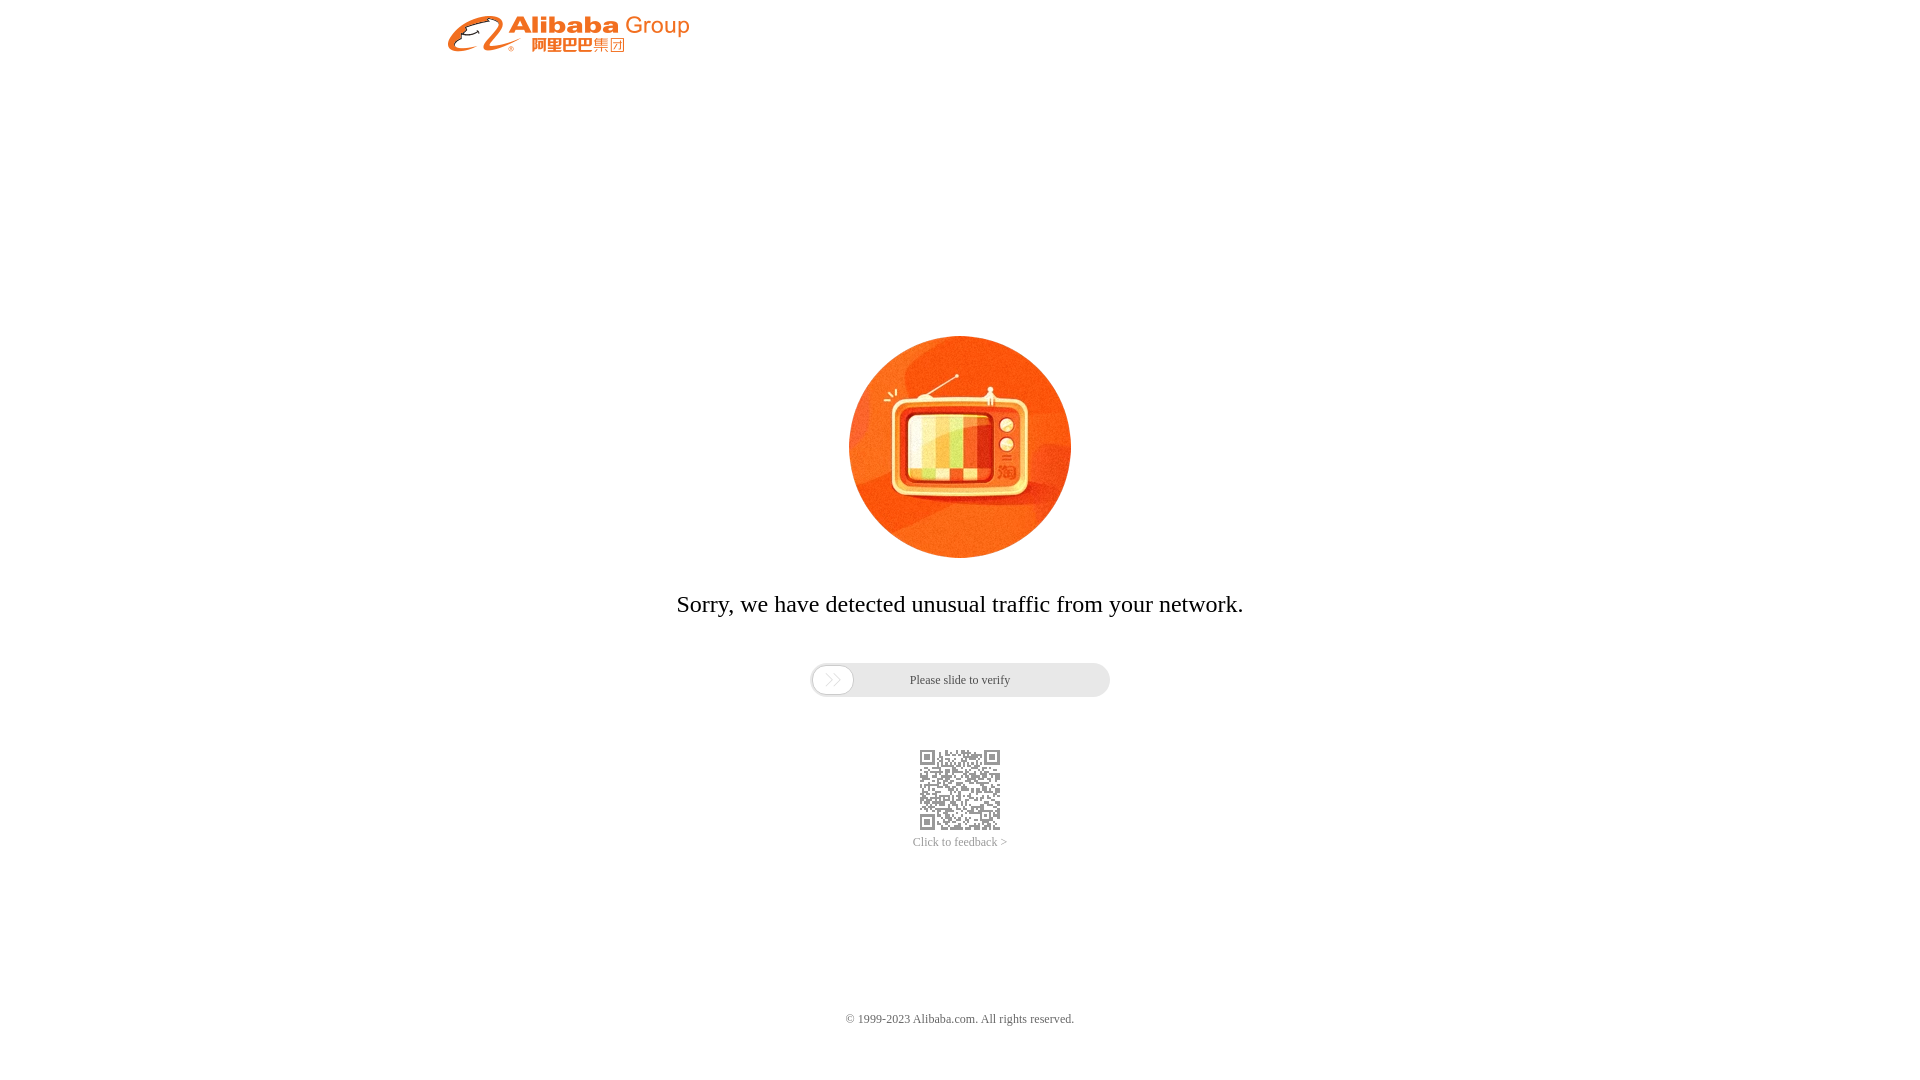 This screenshot has width=1920, height=1080. What do you see at coordinates (911, 842) in the screenshot?
I see `'Click to feedback >'` at bounding box center [911, 842].